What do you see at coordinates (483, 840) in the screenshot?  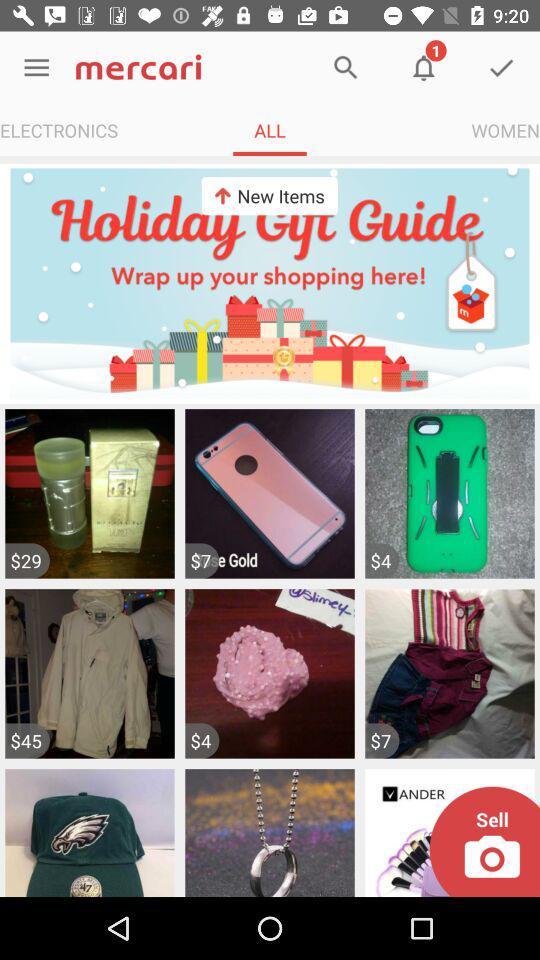 I see `put a product up for sale` at bounding box center [483, 840].